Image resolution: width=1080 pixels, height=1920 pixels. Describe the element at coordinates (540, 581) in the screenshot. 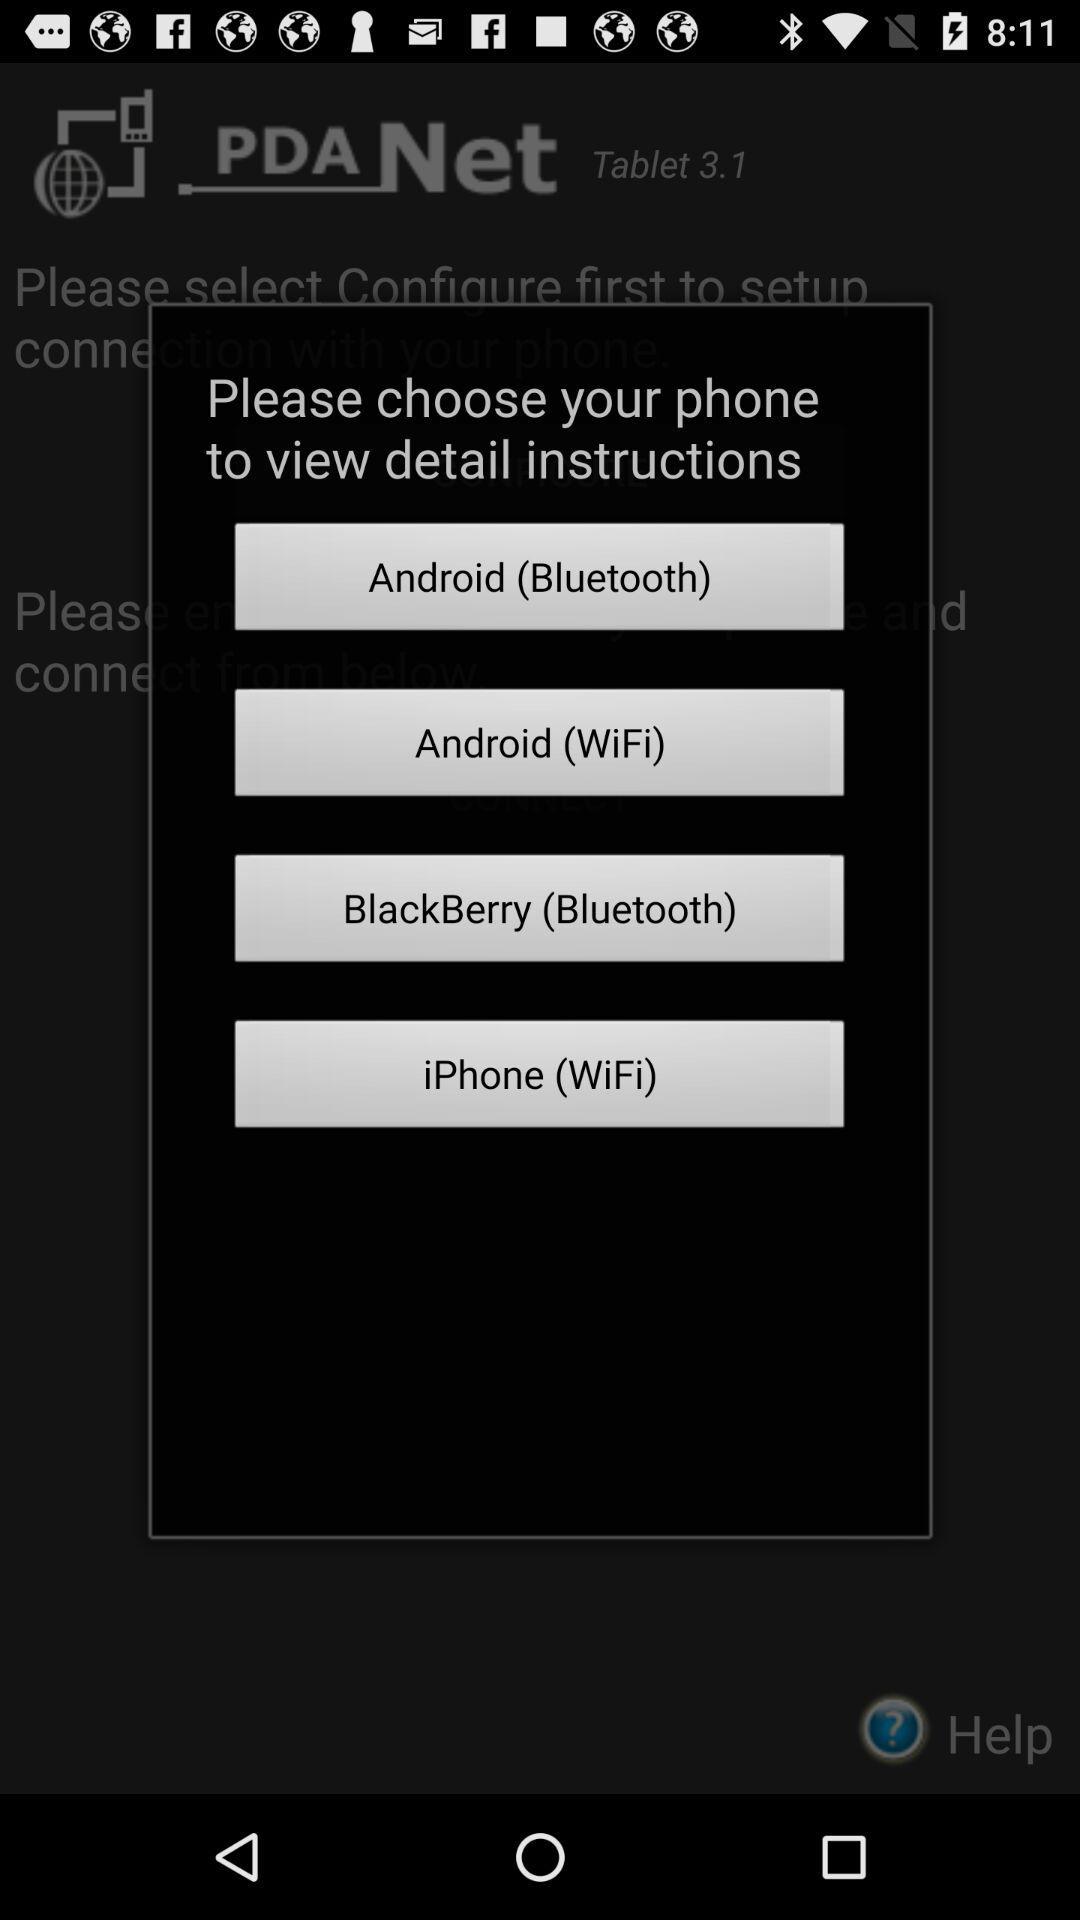

I see `the button above android (wifi)` at that location.